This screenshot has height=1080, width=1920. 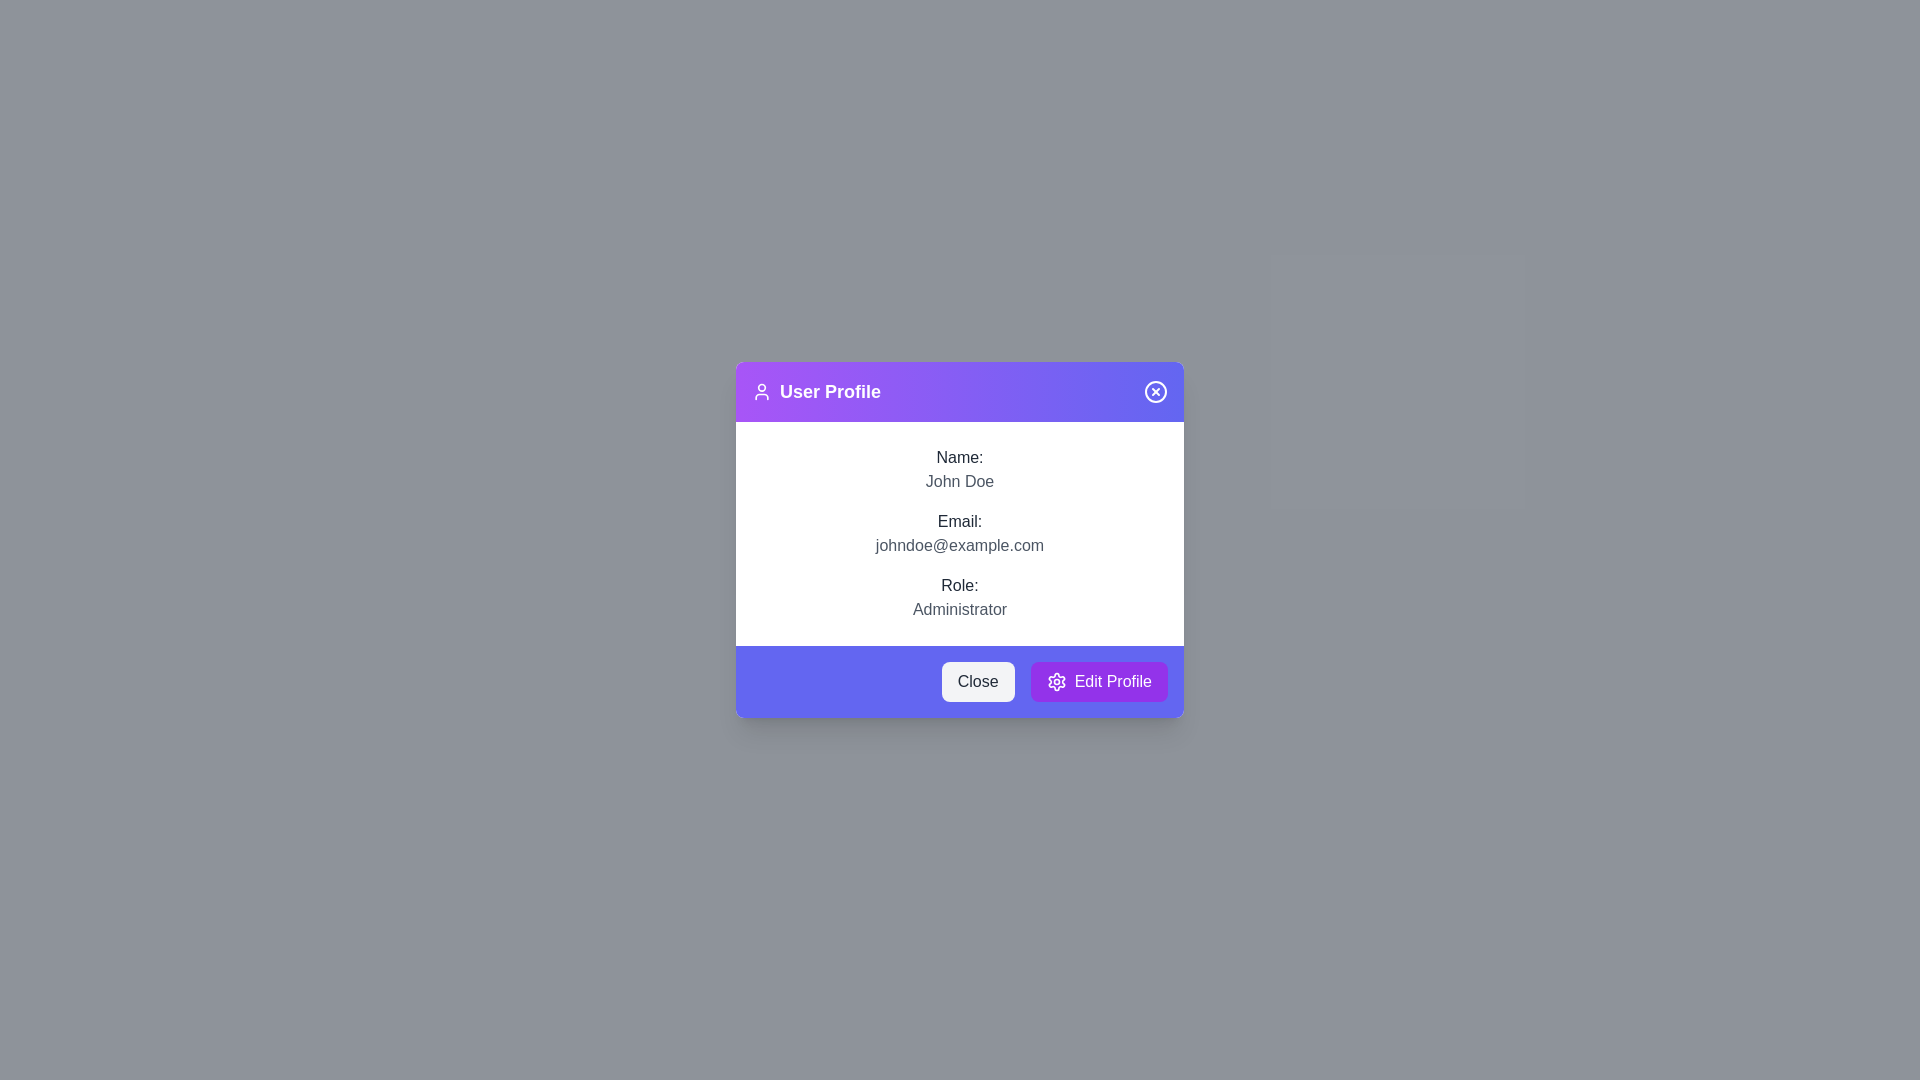 What do you see at coordinates (960, 458) in the screenshot?
I see `the static text label that displays 'Name:' in bold dark gray font, located at the top of the user details section above the user's name 'John Doe'` at bounding box center [960, 458].